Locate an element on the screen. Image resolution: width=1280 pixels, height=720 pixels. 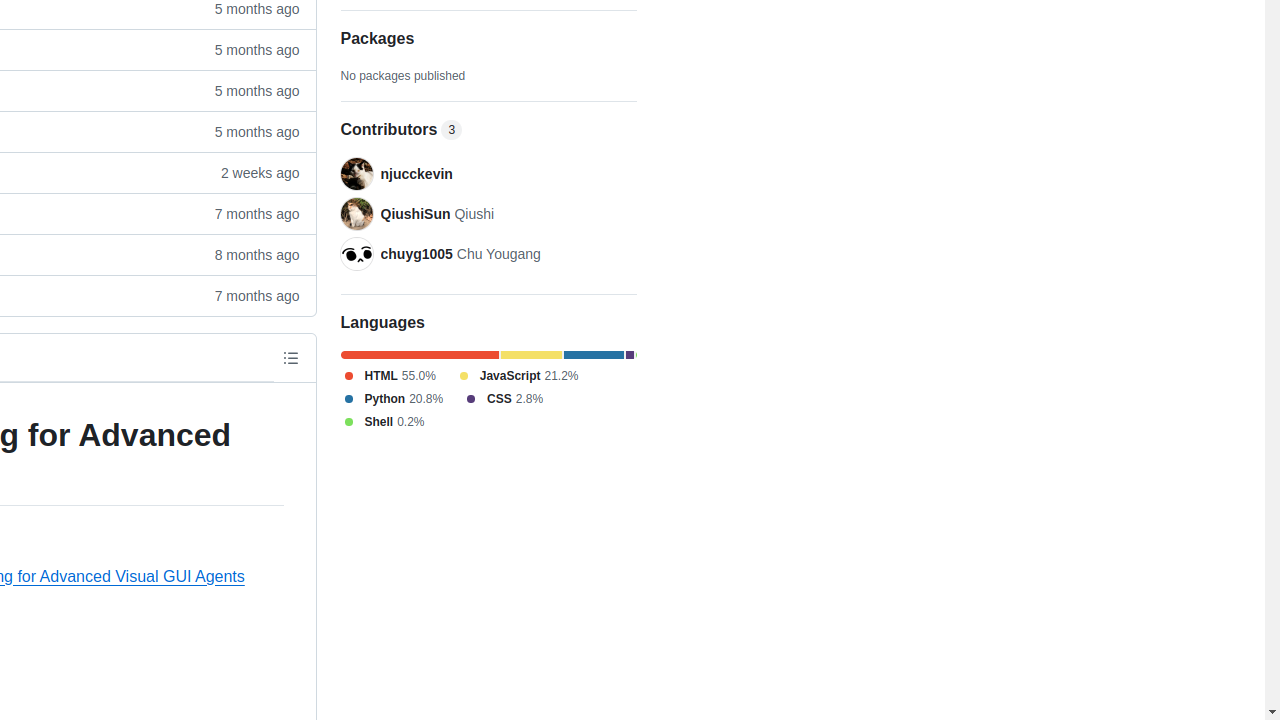
'@njucckevin' is located at coordinates (356, 173).